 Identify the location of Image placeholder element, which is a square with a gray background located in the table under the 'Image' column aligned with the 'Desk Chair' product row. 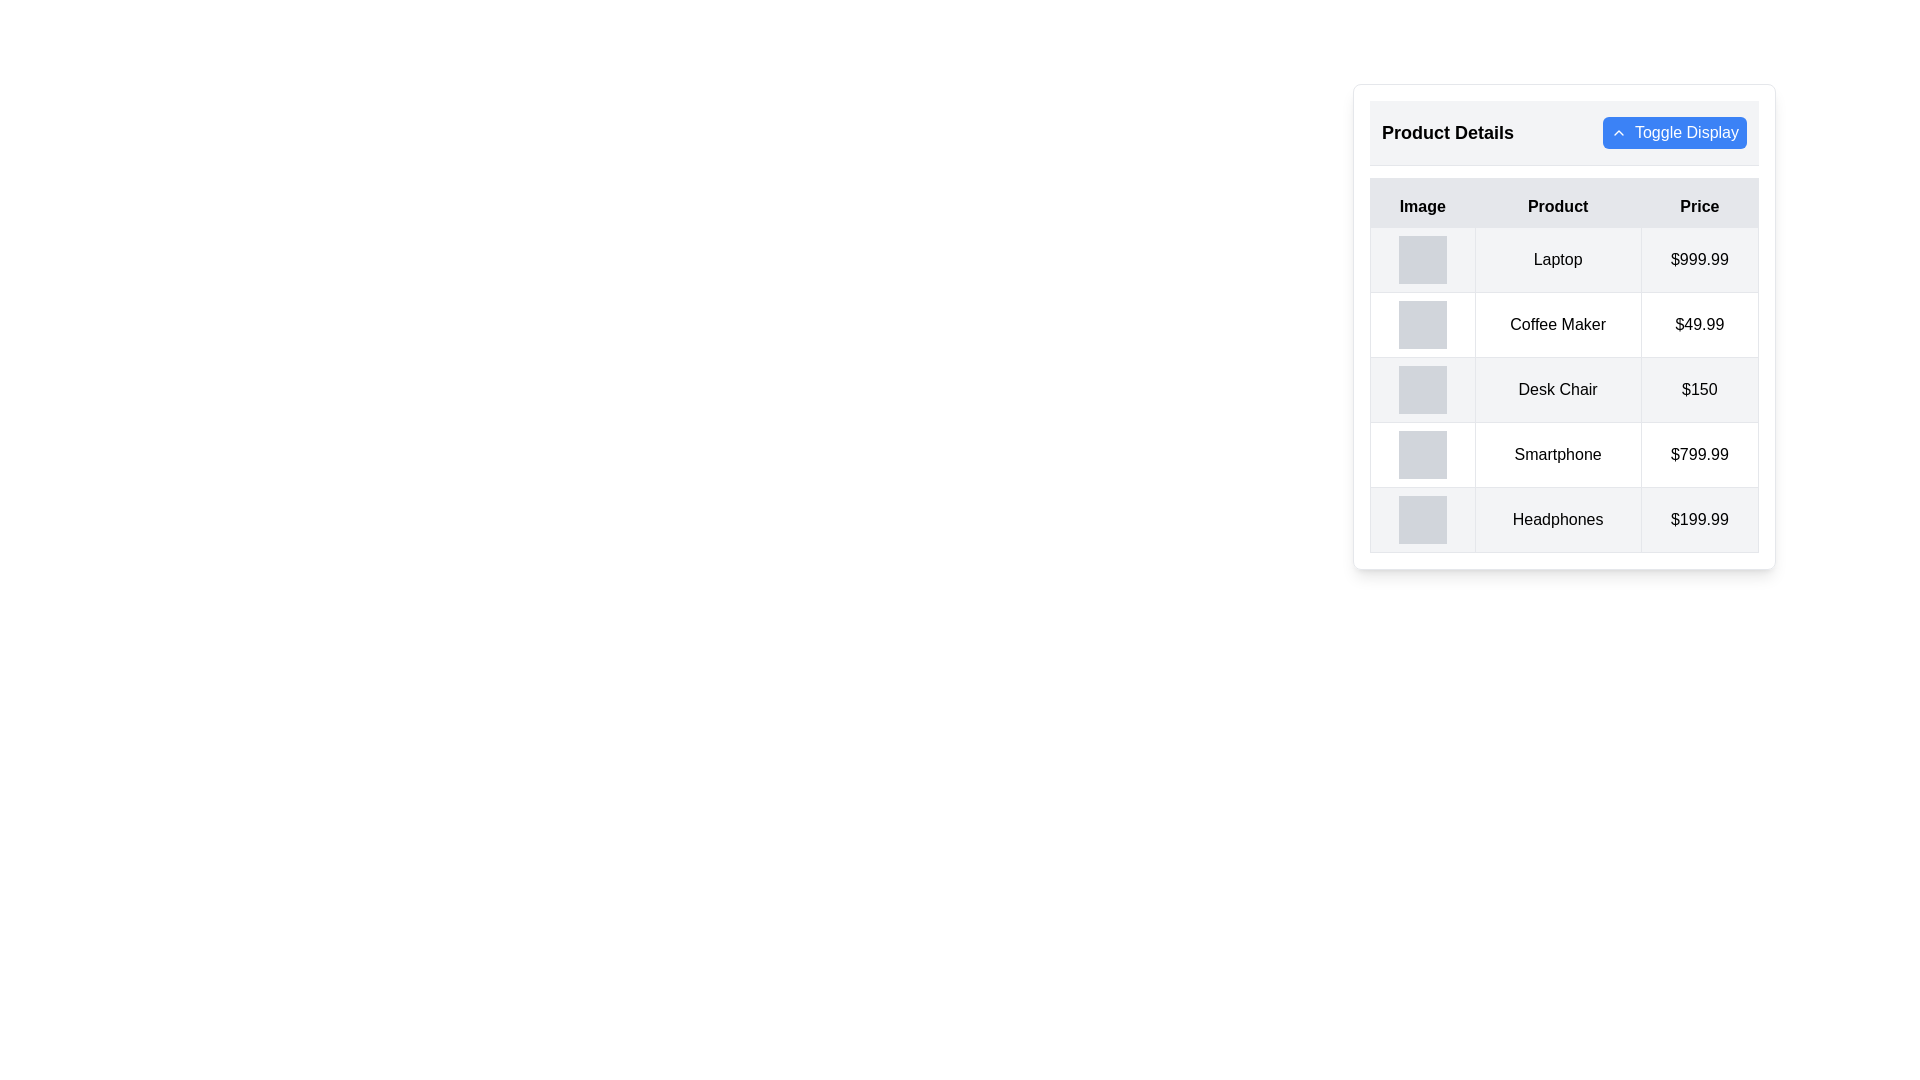
(1421, 389).